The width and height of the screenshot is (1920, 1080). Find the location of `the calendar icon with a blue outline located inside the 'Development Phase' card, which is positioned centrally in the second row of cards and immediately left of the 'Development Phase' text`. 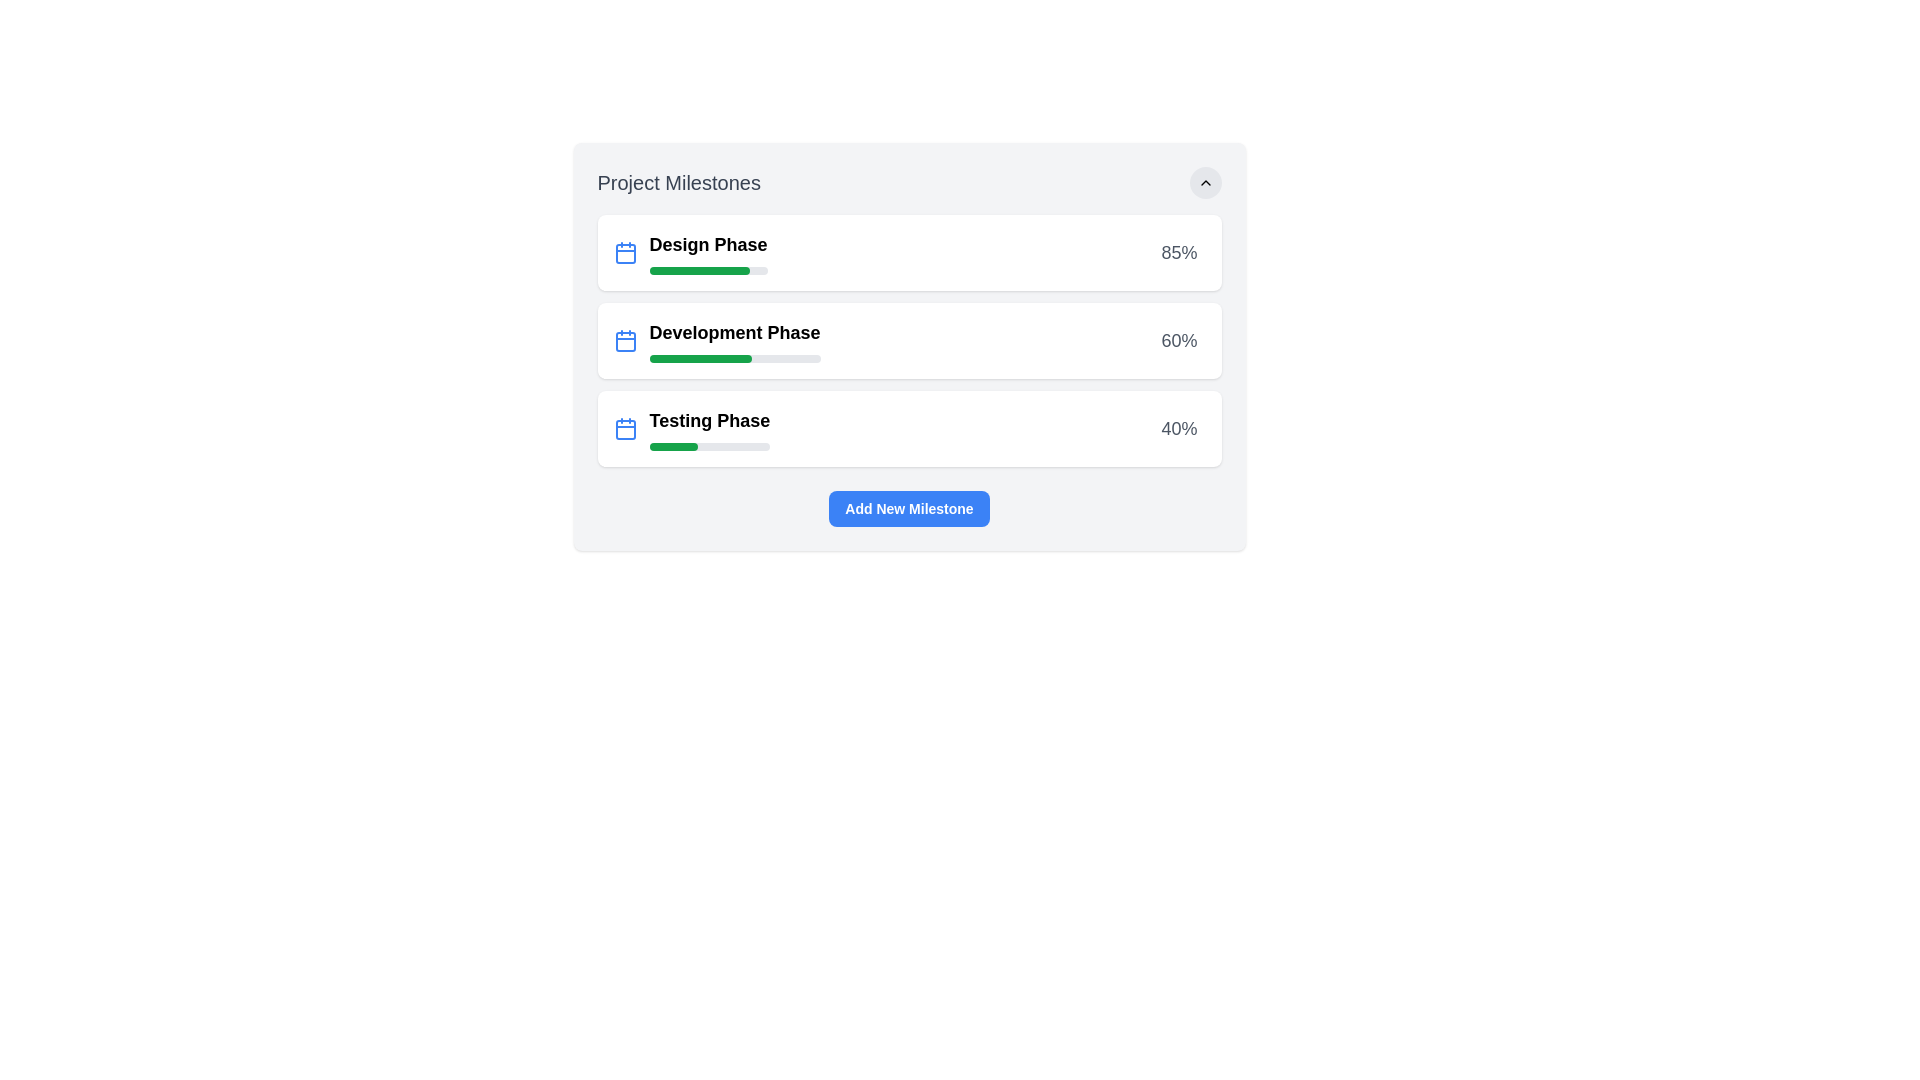

the calendar icon with a blue outline located inside the 'Development Phase' card, which is positioned centrally in the second row of cards and immediately left of the 'Development Phase' text is located at coordinates (624, 339).